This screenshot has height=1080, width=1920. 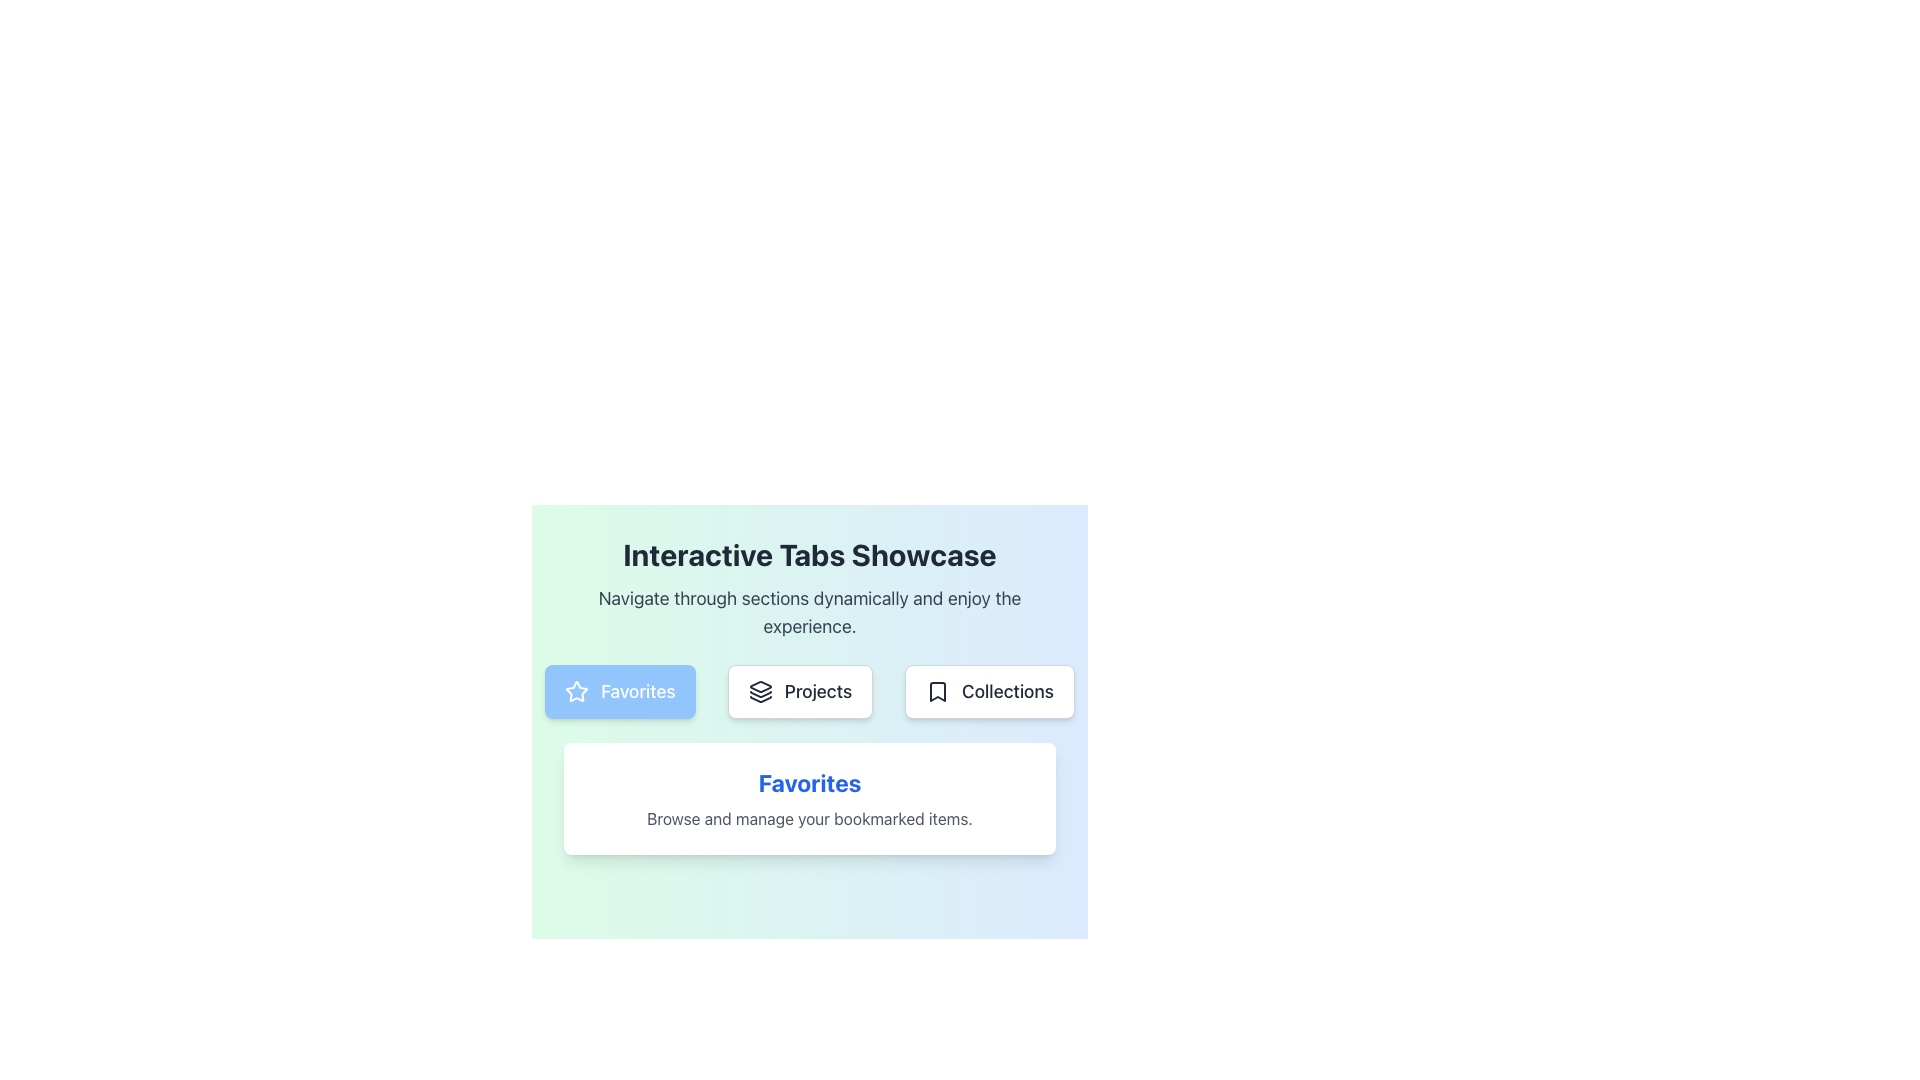 I want to click on the 'Projects' button, which is a rectangular button with a white background and a gray border, featuring an icon of layered squares and the text 'Projects'. It is located in the navigation group between 'Favorites' and 'Collections', so click(x=800, y=690).